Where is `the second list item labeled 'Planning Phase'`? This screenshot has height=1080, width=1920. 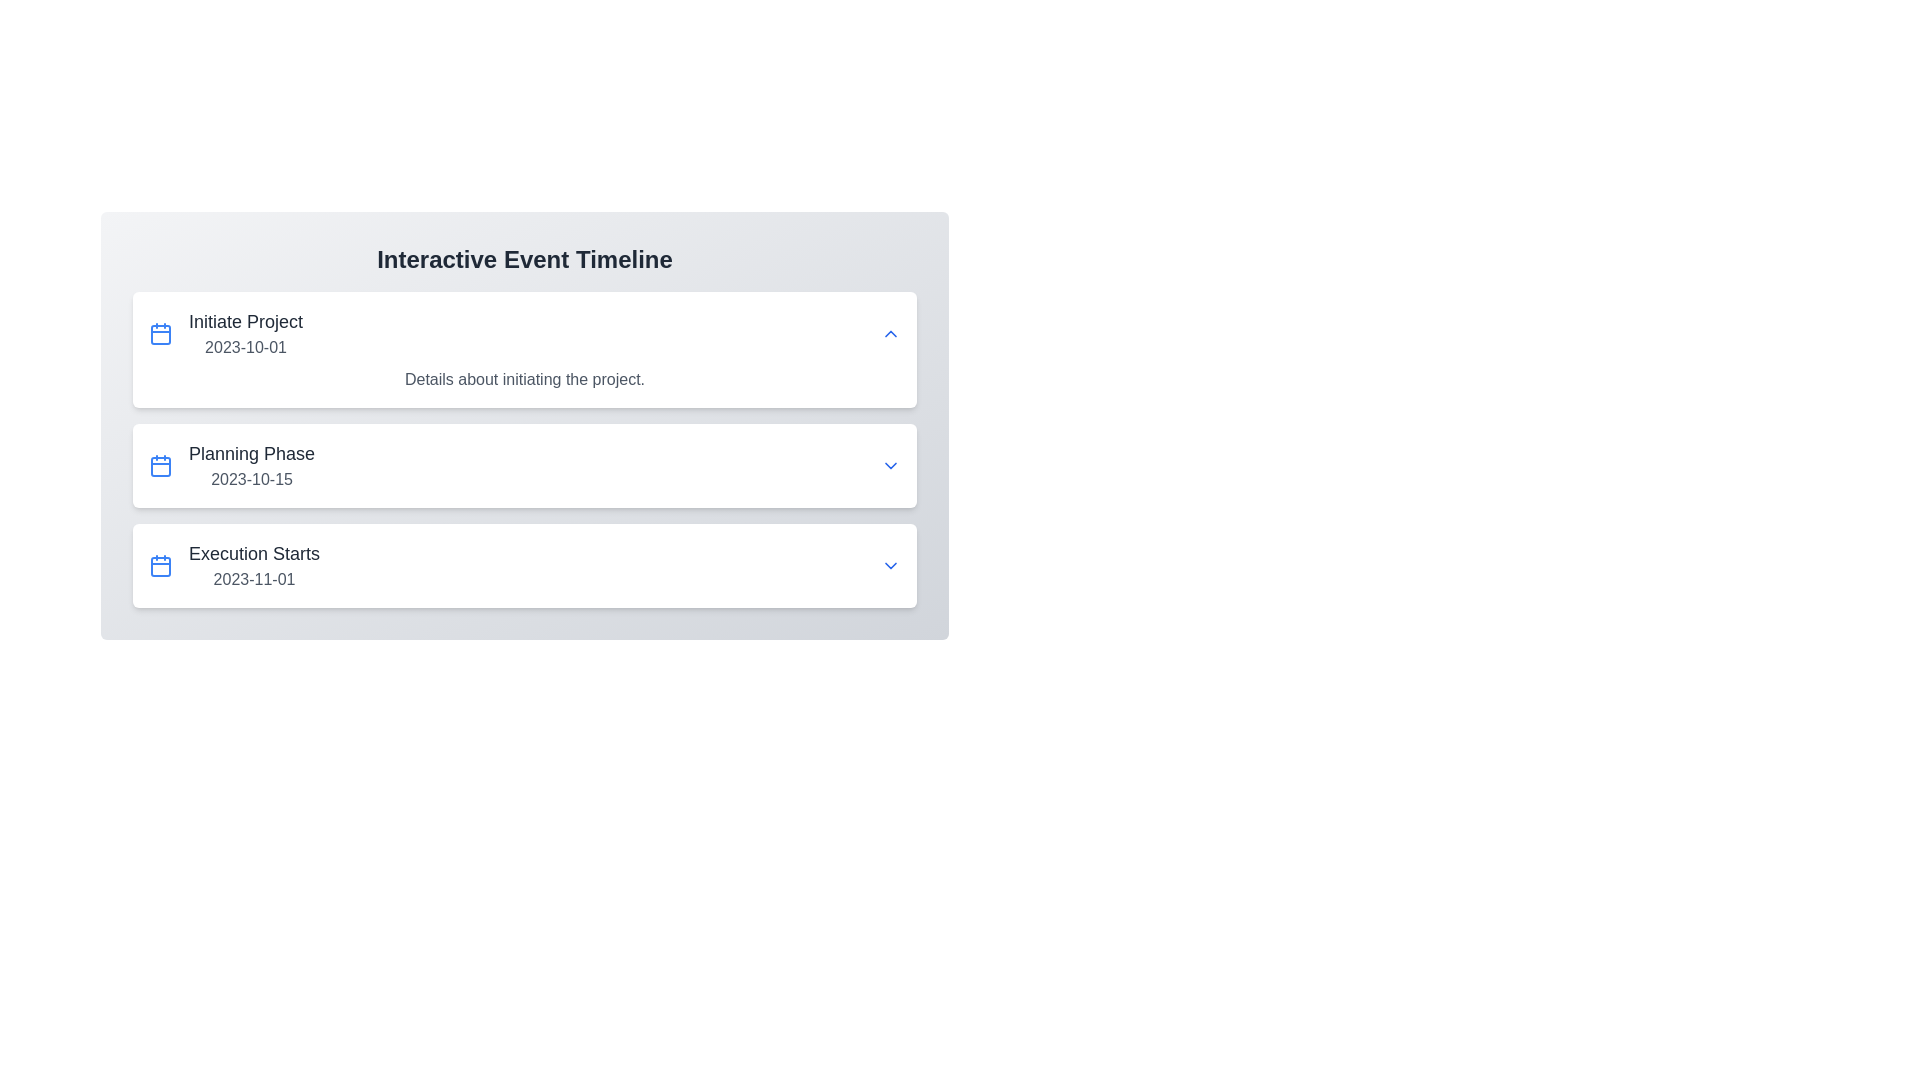
the second list item labeled 'Planning Phase' is located at coordinates (524, 466).